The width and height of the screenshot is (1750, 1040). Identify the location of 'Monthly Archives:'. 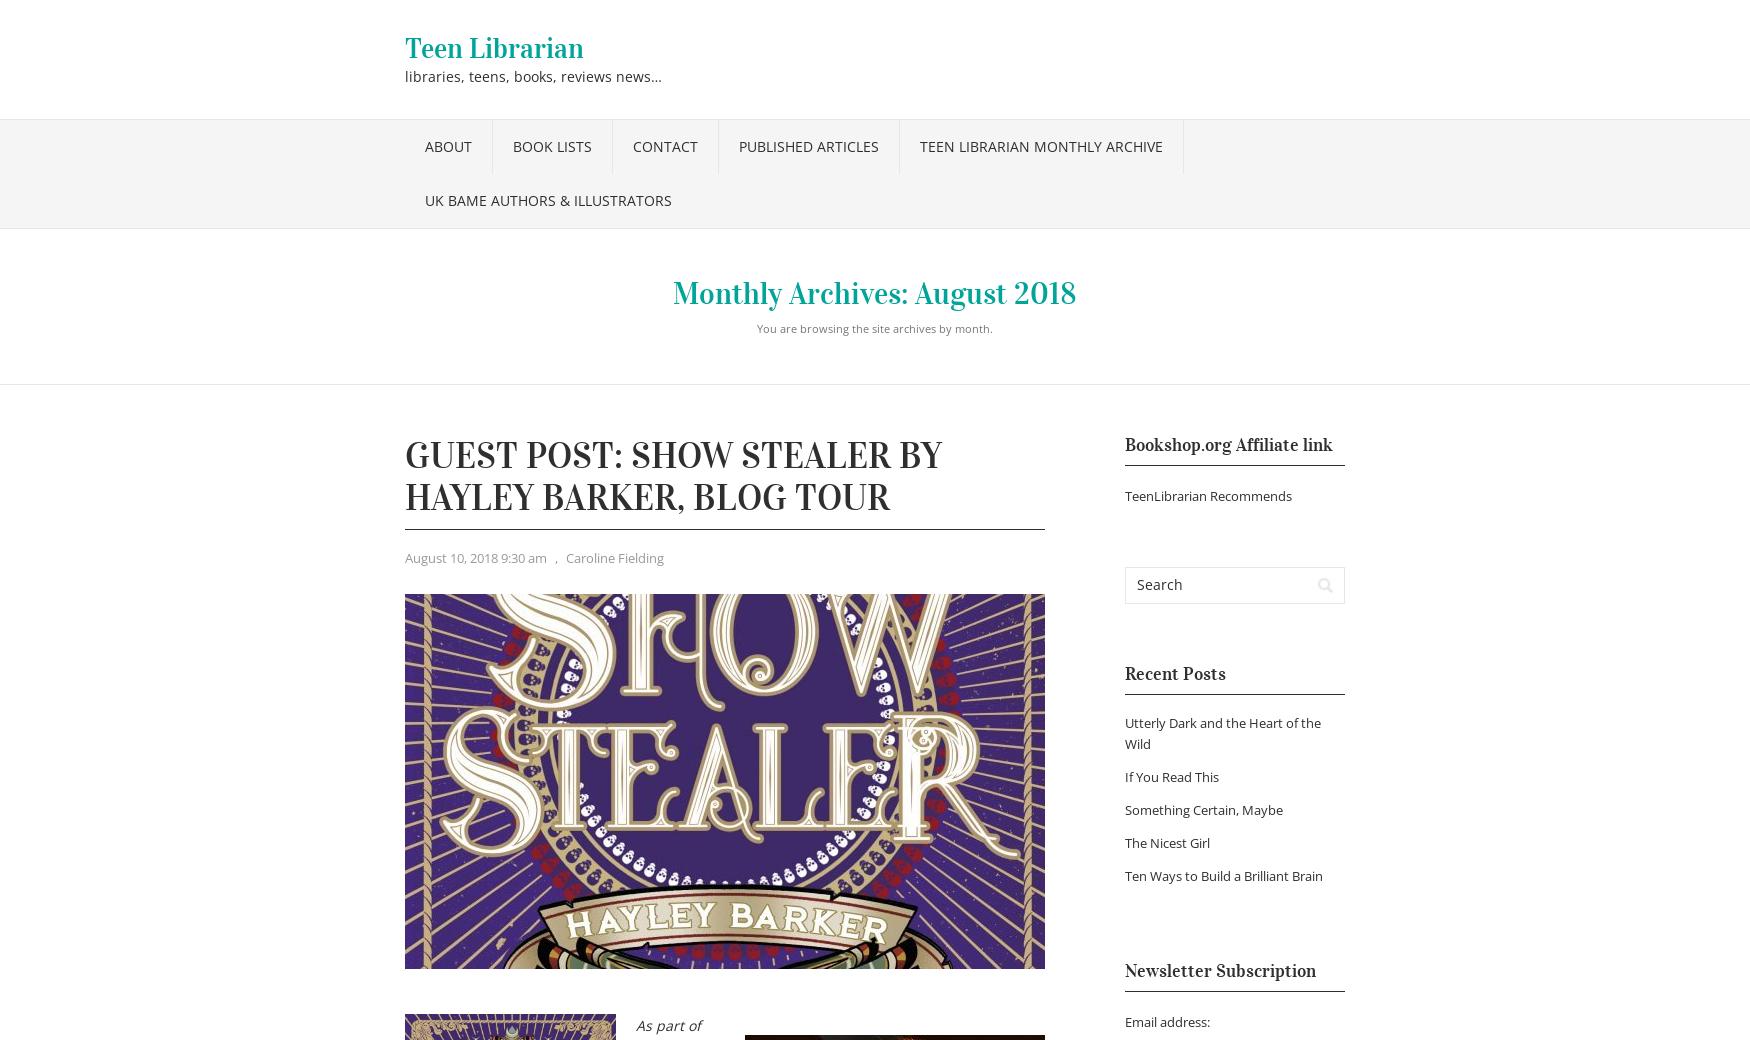
(792, 292).